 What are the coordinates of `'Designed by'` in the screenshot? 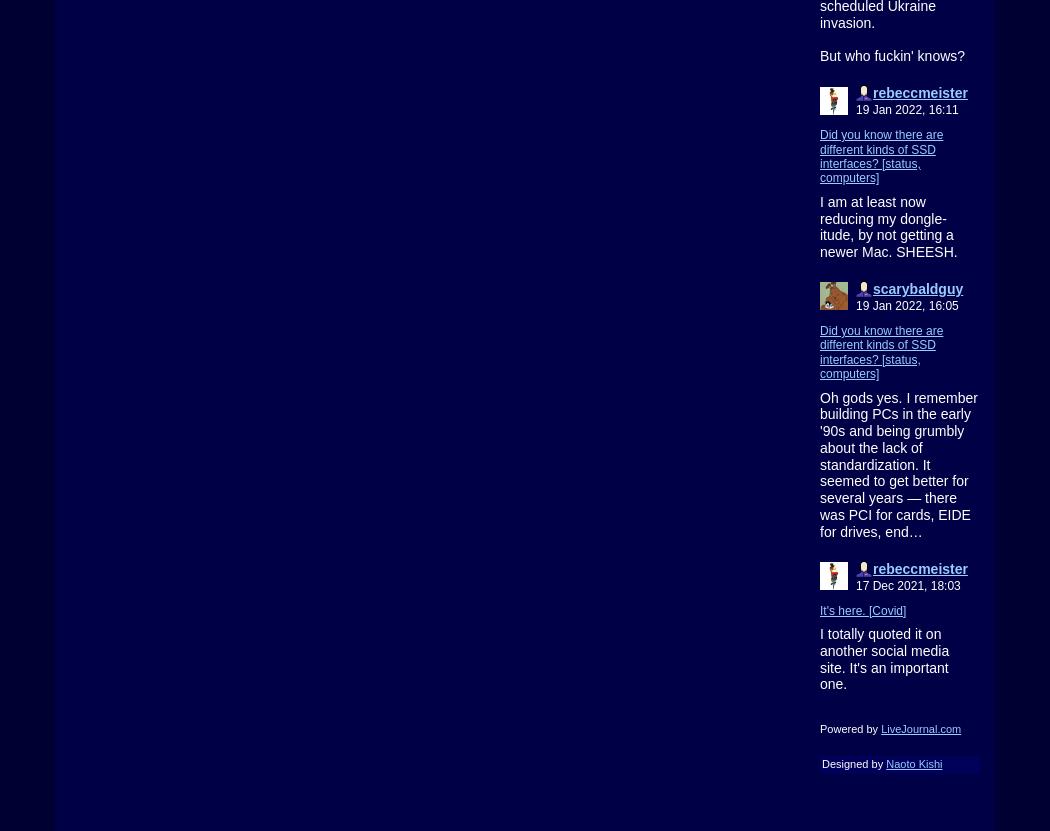 It's located at (853, 764).